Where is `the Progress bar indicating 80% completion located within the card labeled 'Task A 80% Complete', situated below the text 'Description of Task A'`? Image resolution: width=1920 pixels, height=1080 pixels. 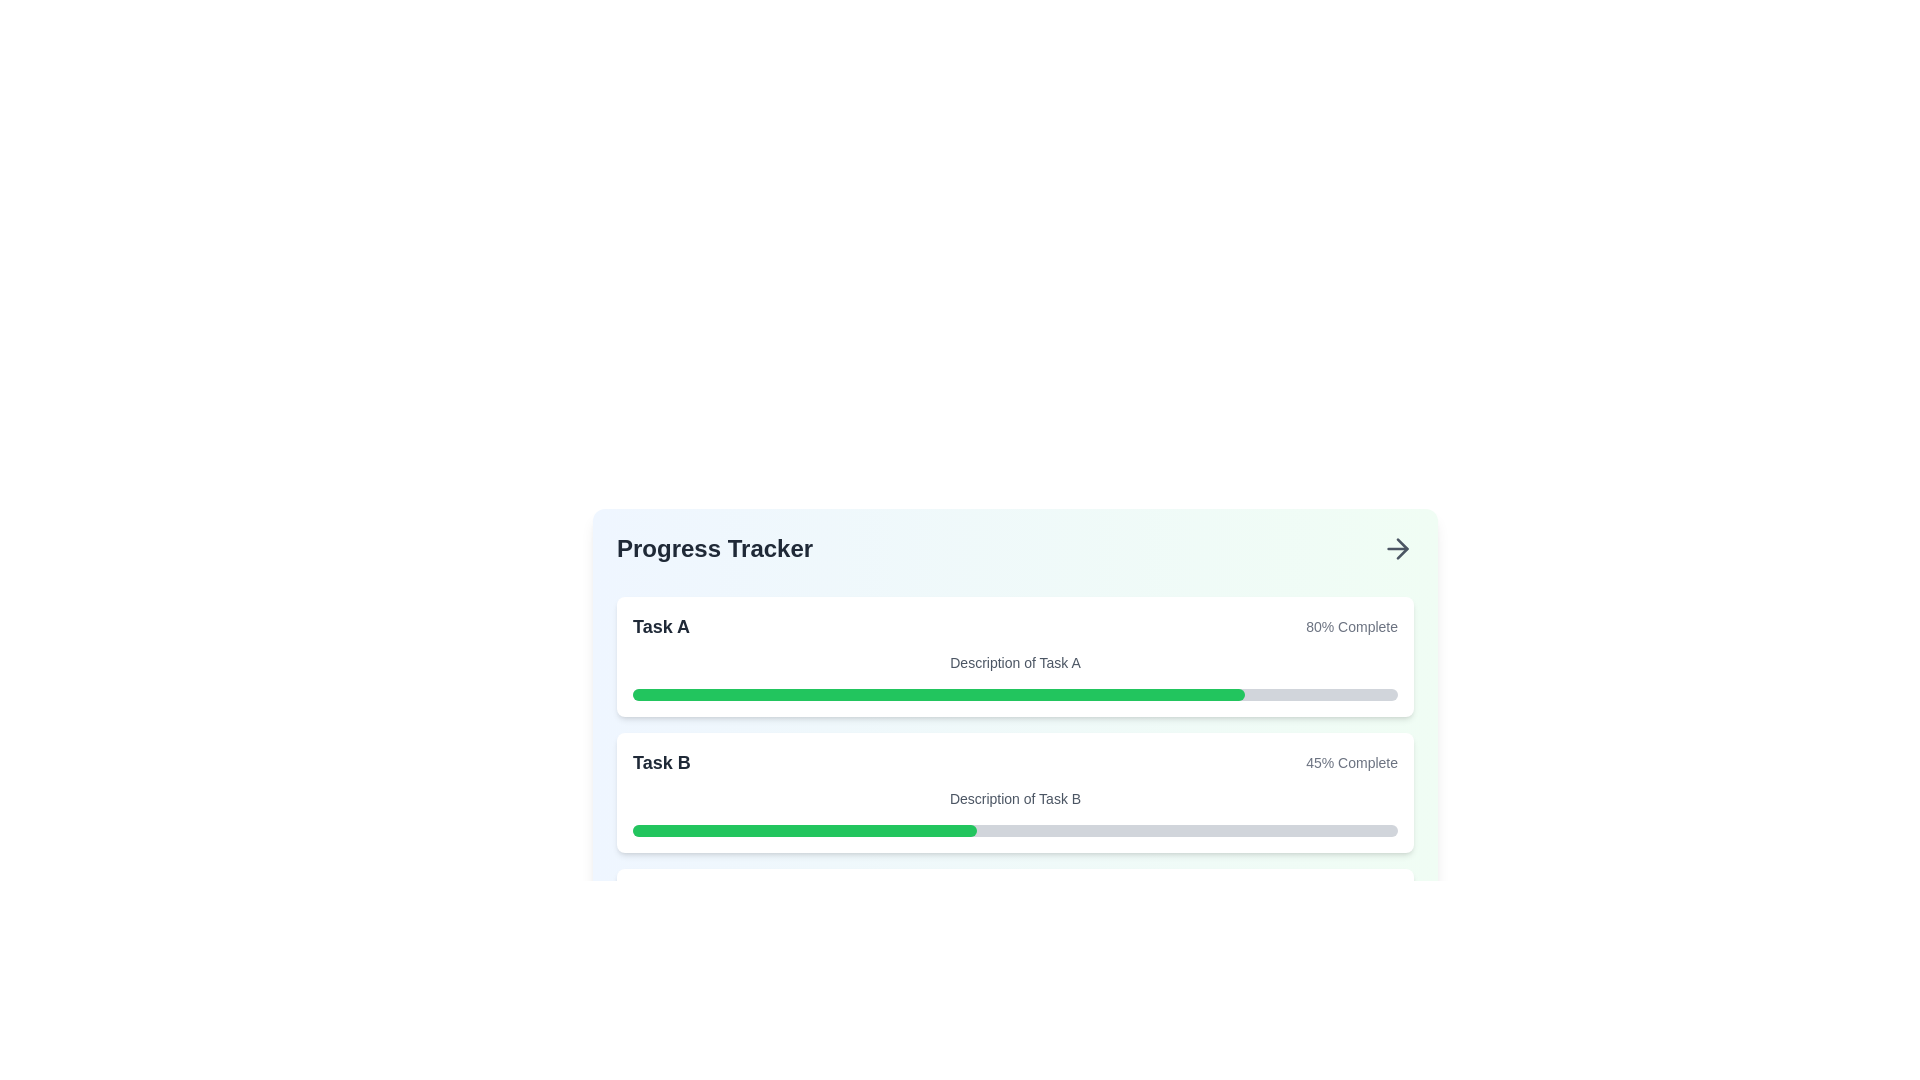
the Progress bar indicating 80% completion located within the card labeled 'Task A 80% Complete', situated below the text 'Description of Task A' is located at coordinates (1015, 693).